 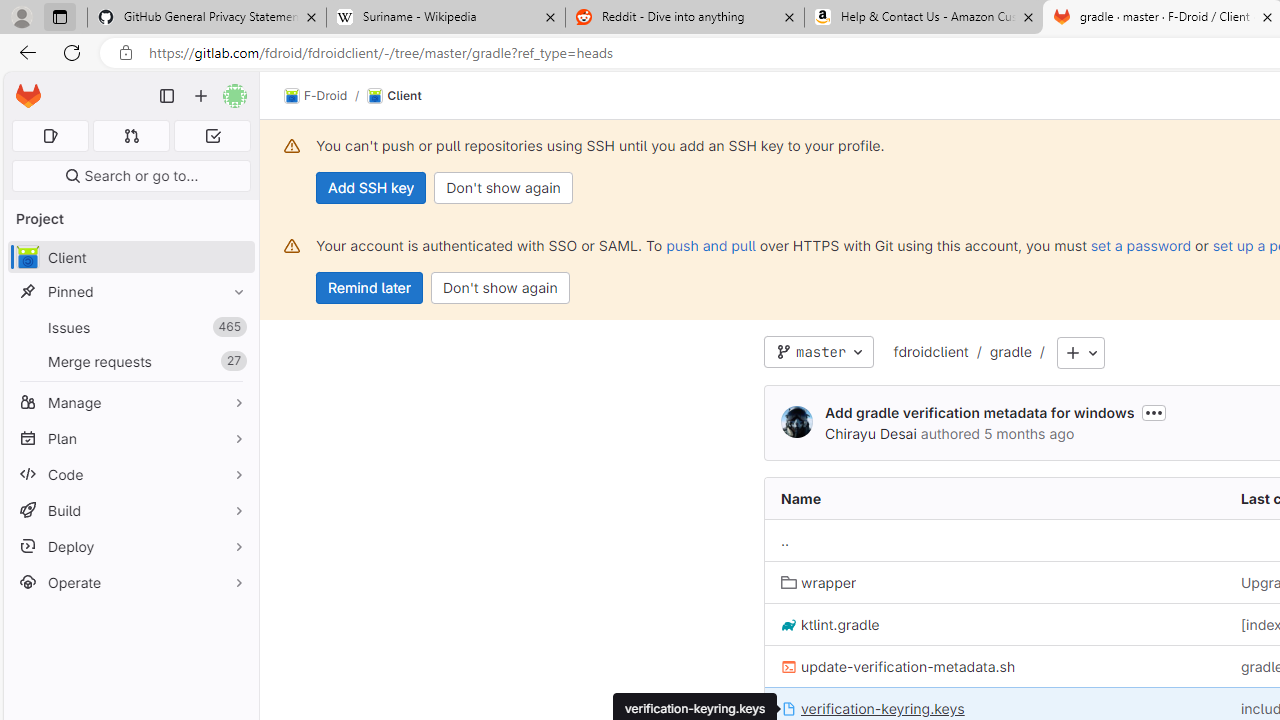 What do you see at coordinates (234, 361) in the screenshot?
I see `'Unpin Merge requests'` at bounding box center [234, 361].